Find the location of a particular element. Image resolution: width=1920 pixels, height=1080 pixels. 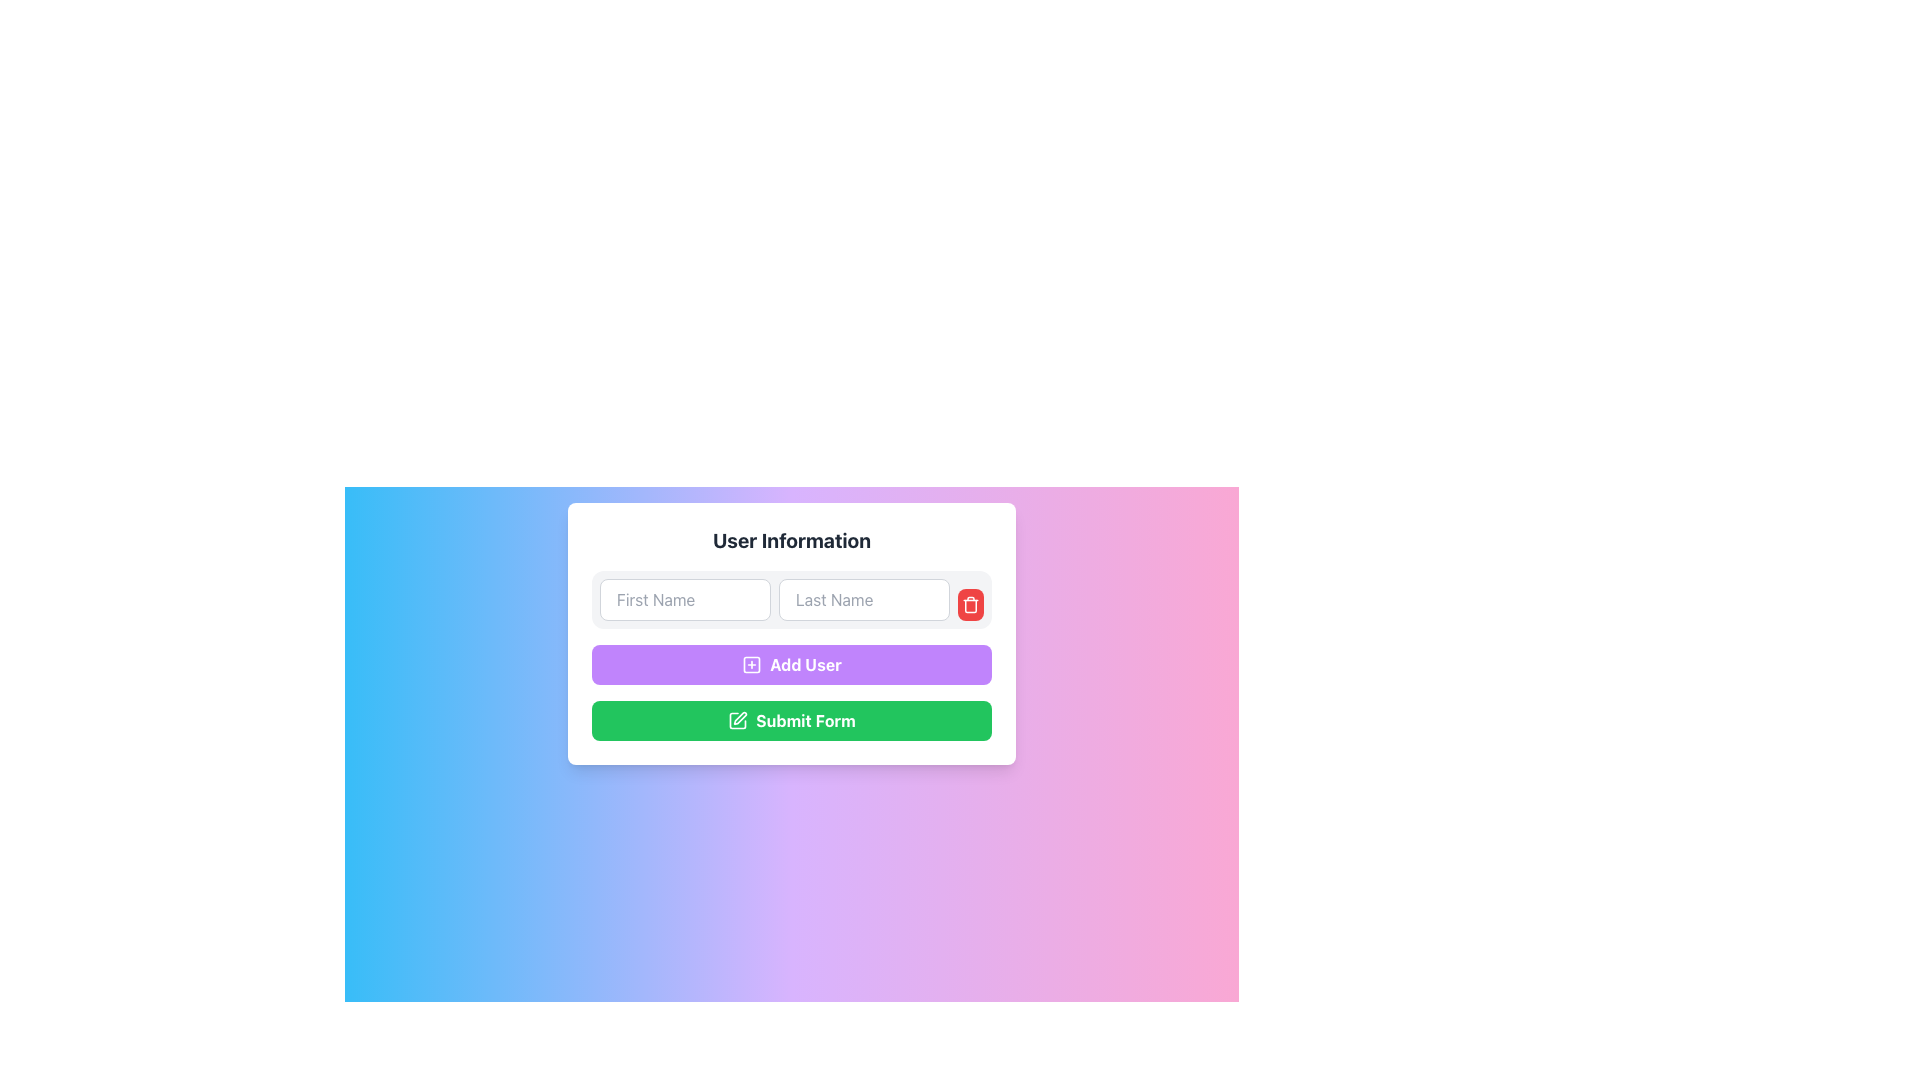

the '+' graphic icon within the 'Add User' button is located at coordinates (751, 664).